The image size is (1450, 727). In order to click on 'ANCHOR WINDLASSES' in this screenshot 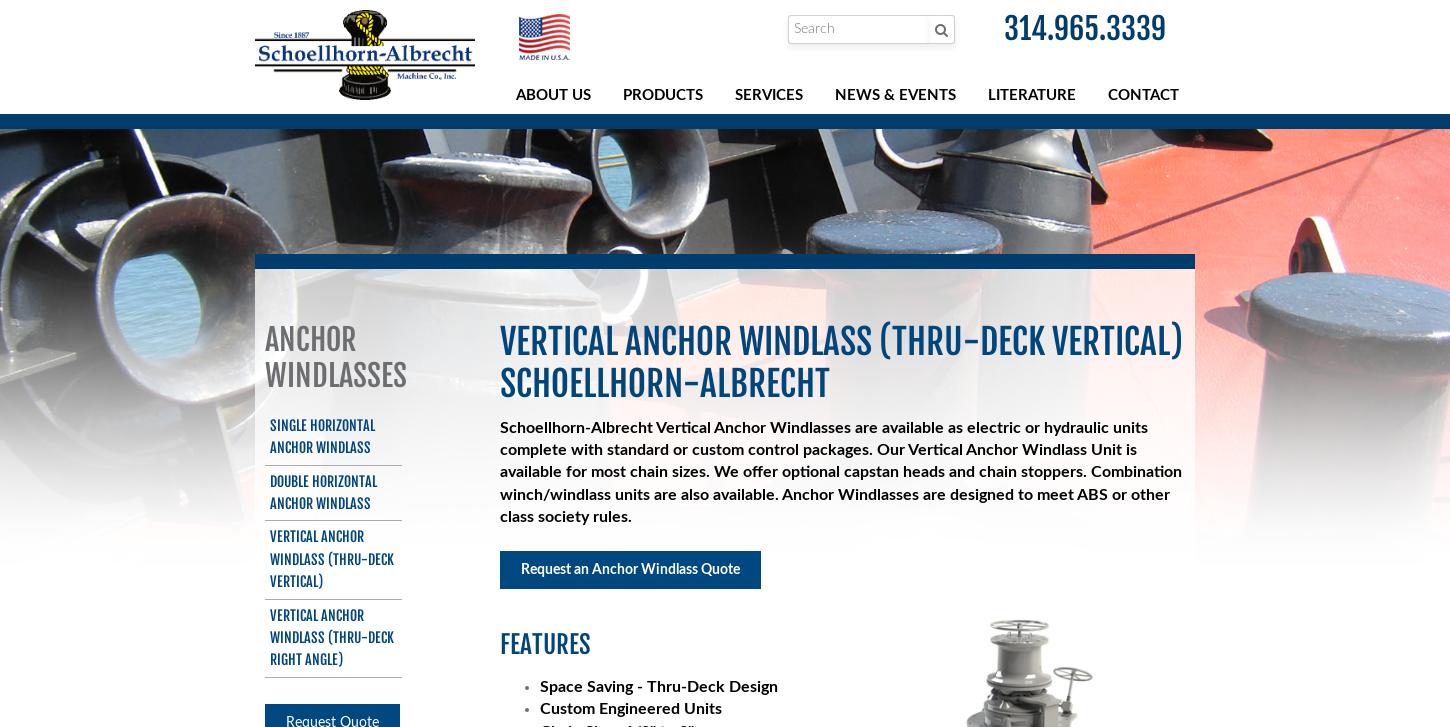, I will do `click(335, 356)`.